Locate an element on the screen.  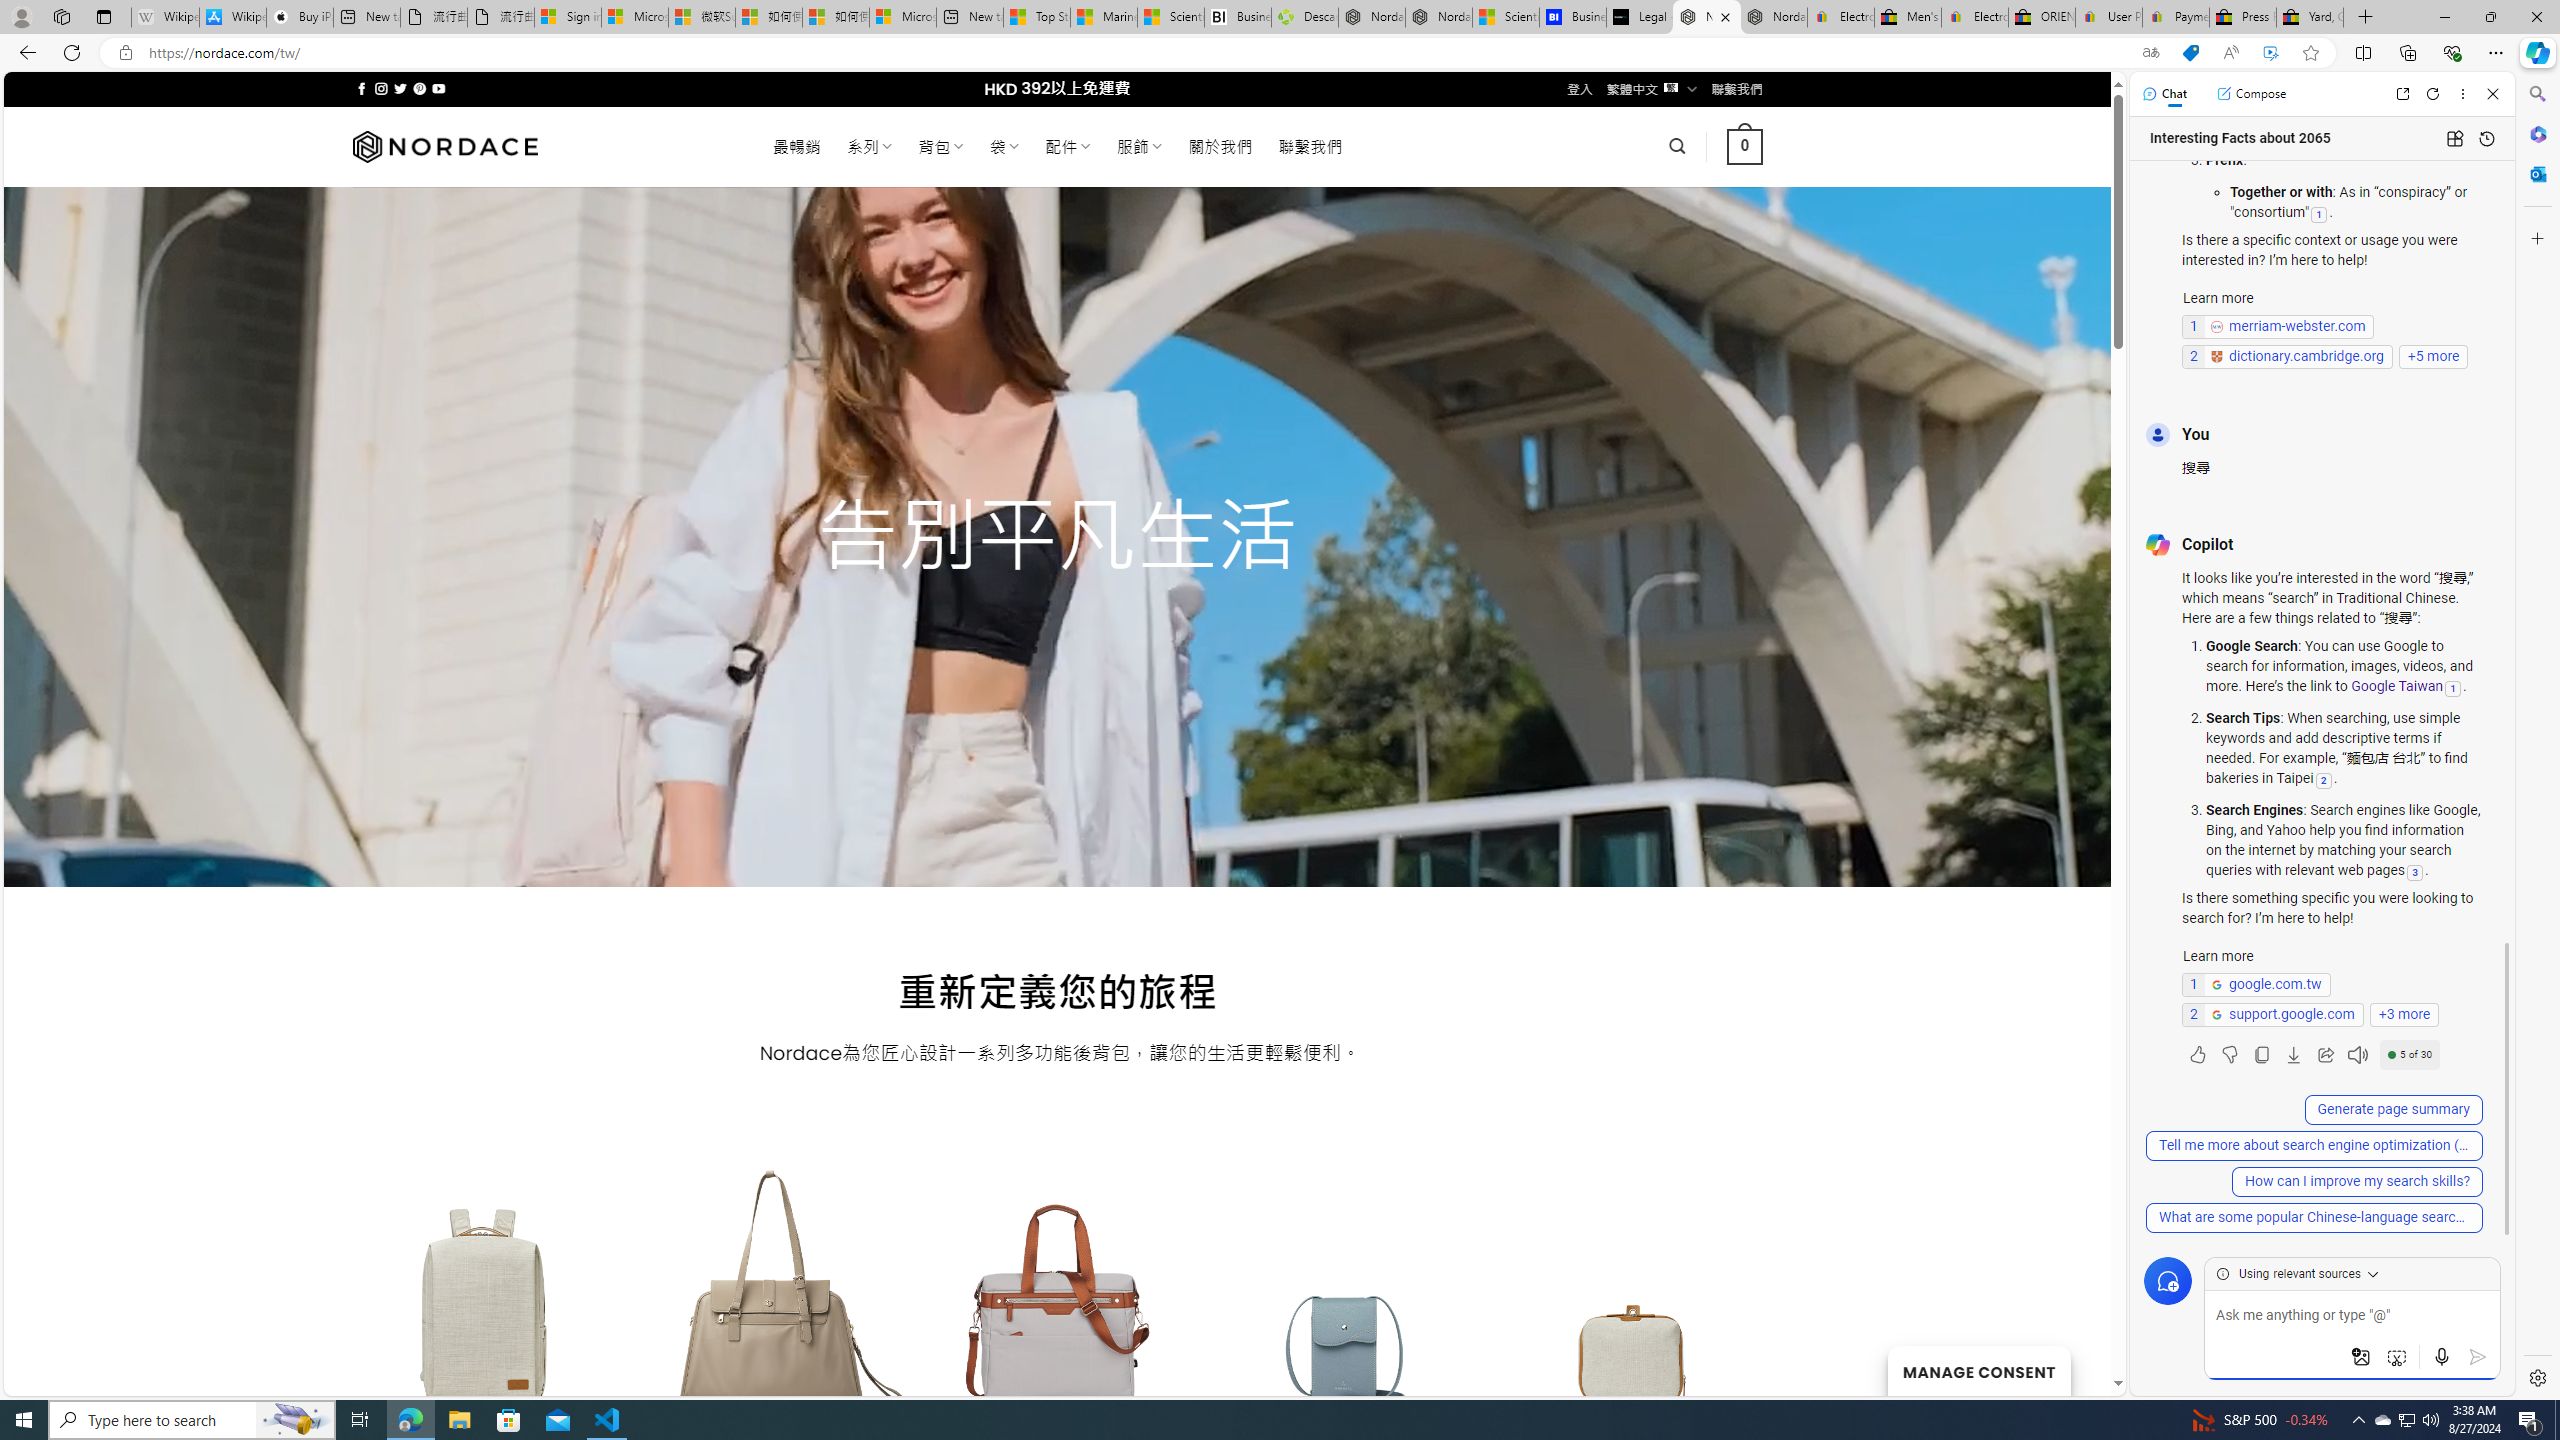
'This site has coupons! Shopping in Microsoft Edge' is located at coordinates (2190, 53).